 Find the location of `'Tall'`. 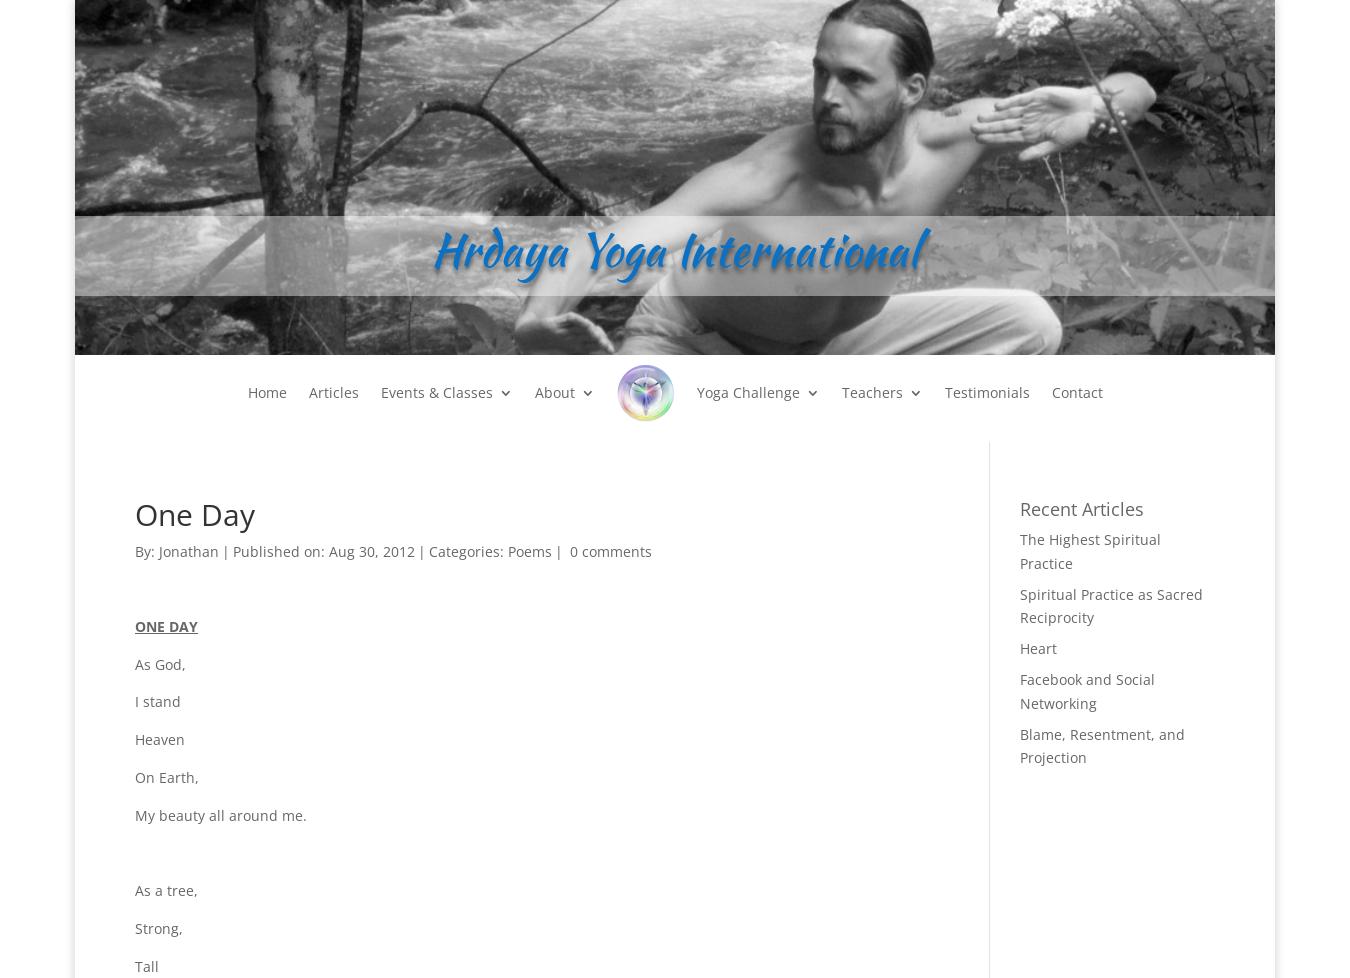

'Tall' is located at coordinates (147, 964).